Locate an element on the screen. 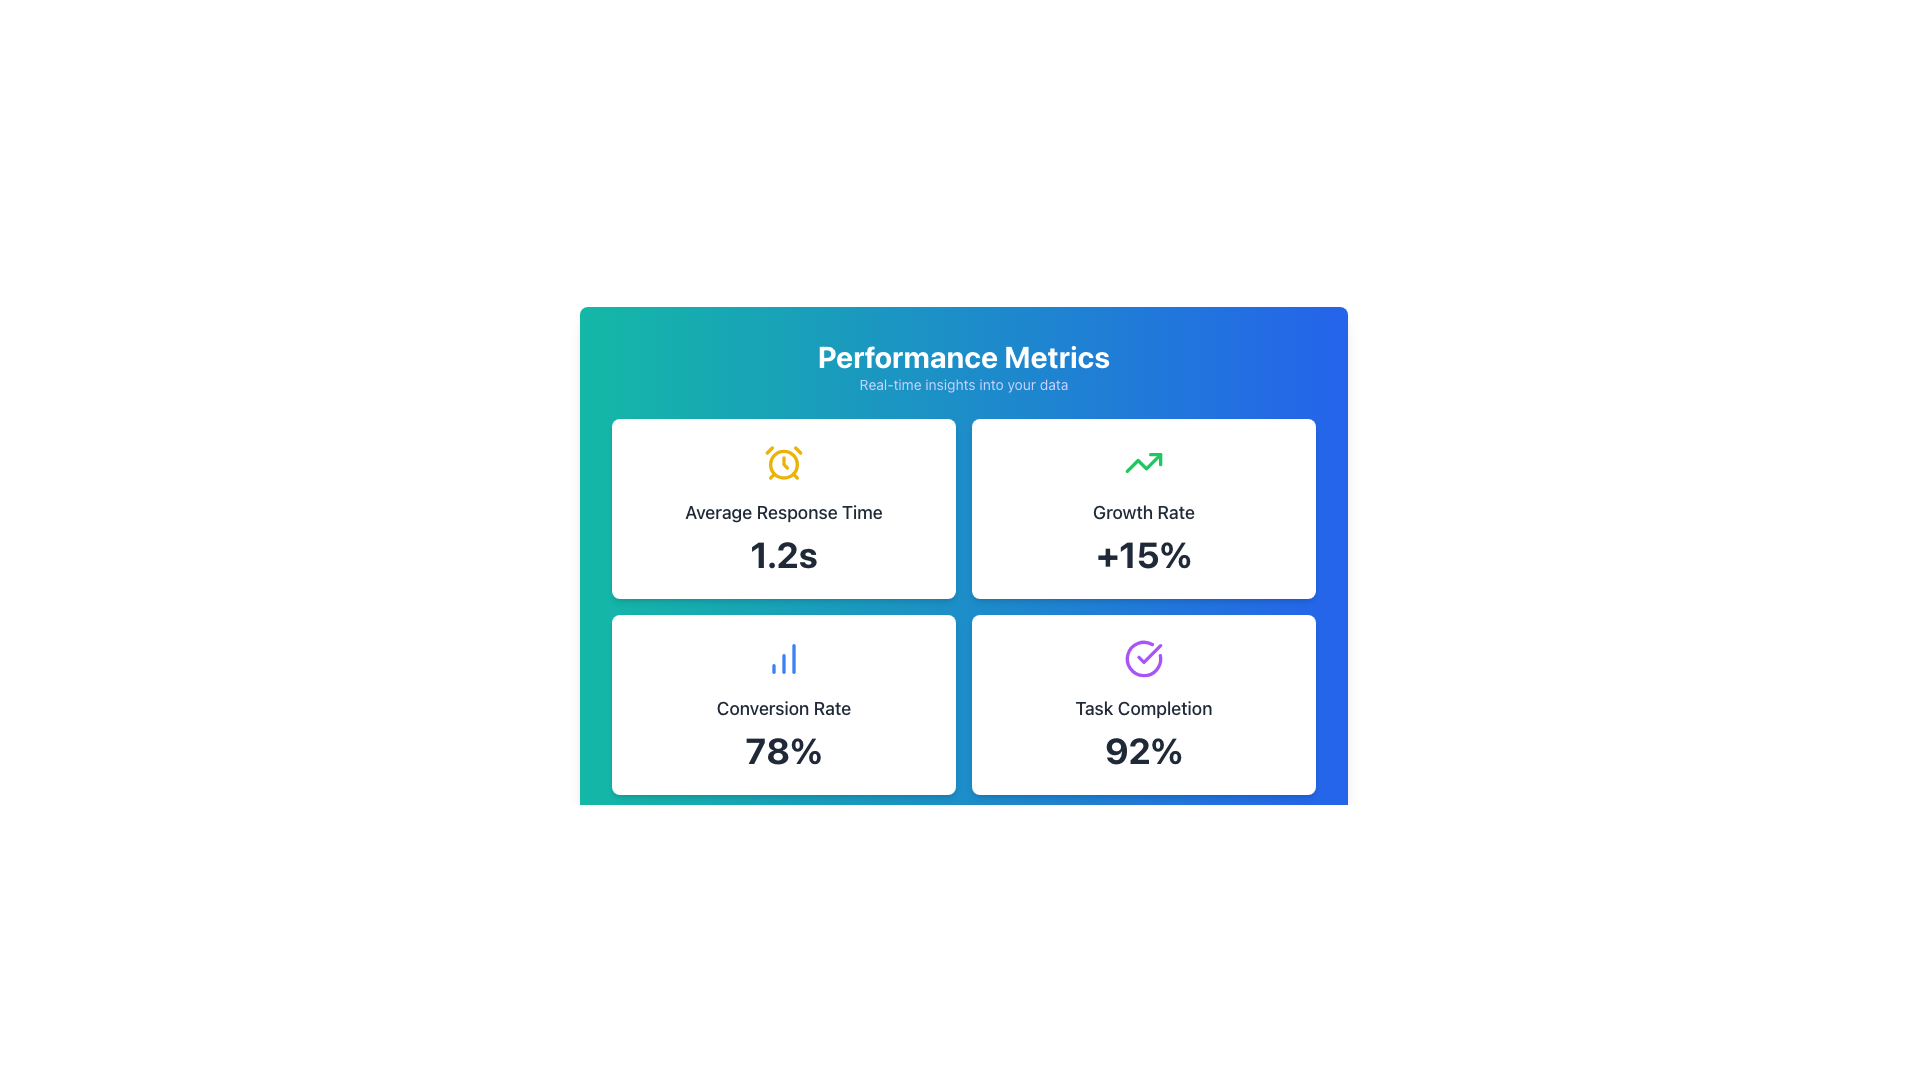 The image size is (1920, 1080). the Text Label indicating the completion rate of a task, located above the '92%' text and below a check icon in the bottom-right card of a 2x2 grid is located at coordinates (1143, 708).